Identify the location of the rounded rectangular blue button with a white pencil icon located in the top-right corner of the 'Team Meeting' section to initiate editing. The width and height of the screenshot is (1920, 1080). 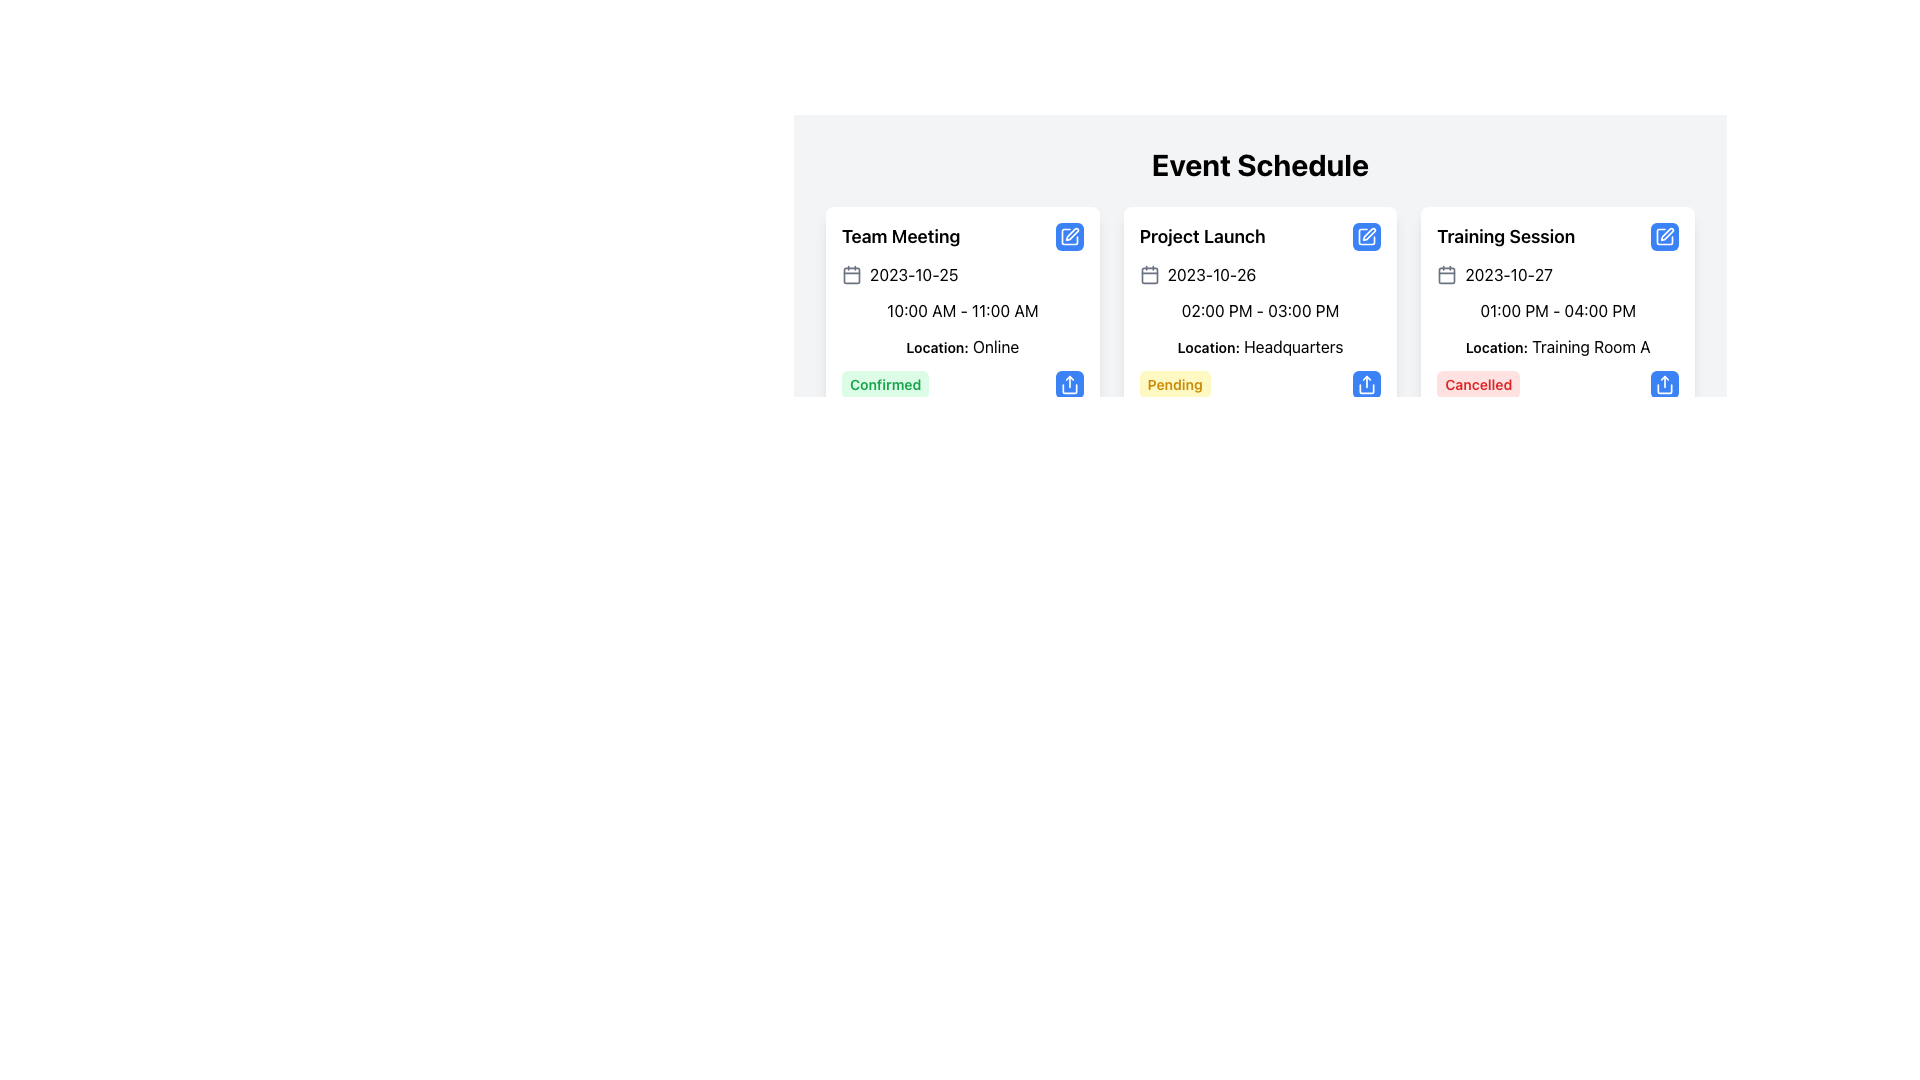
(1068, 235).